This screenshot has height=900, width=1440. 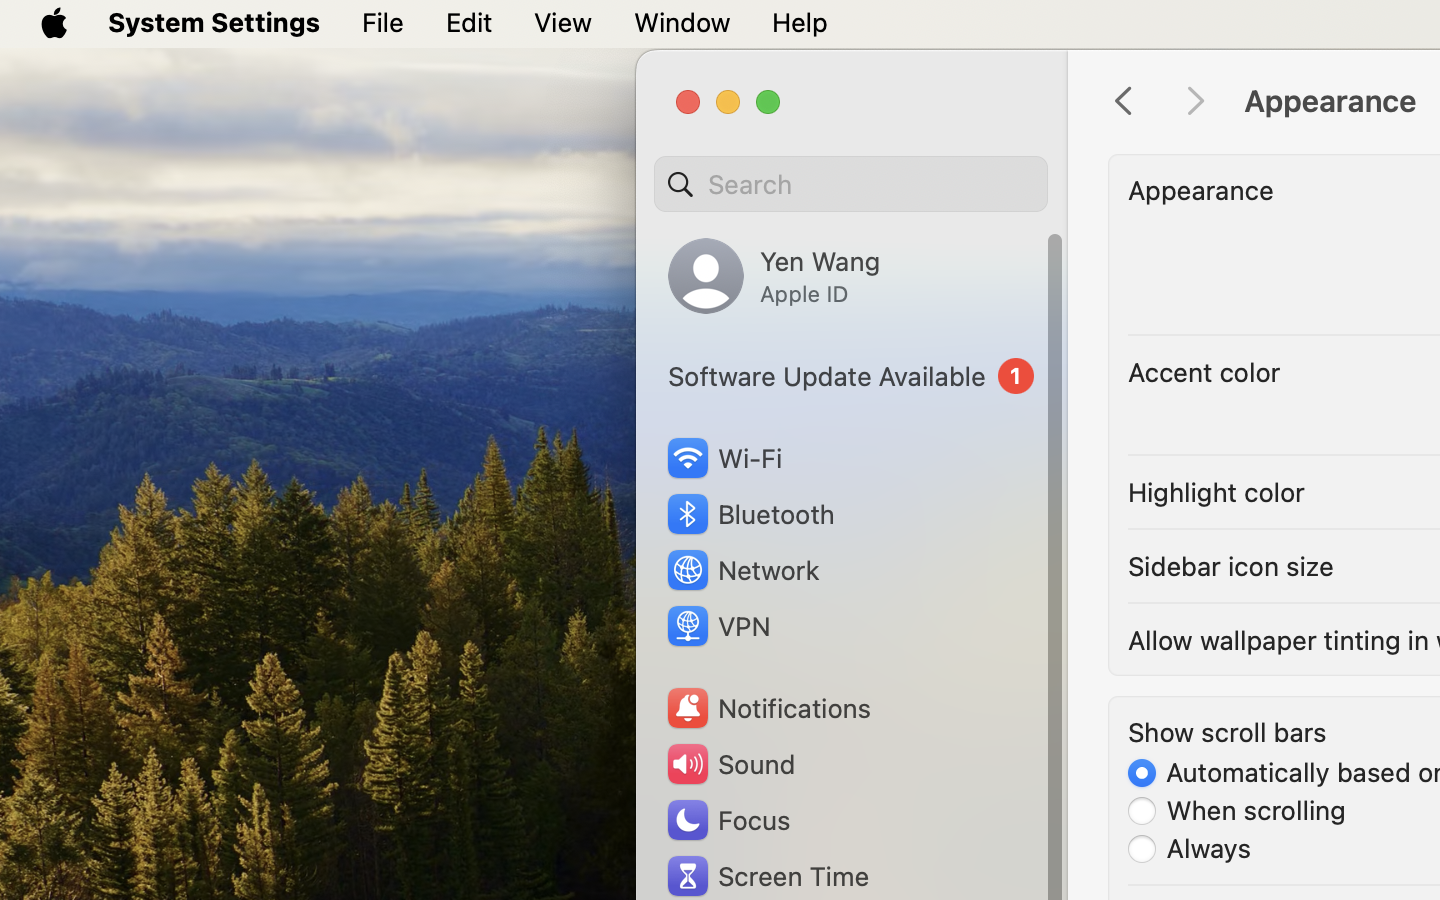 What do you see at coordinates (765, 875) in the screenshot?
I see `'Screen Time'` at bounding box center [765, 875].